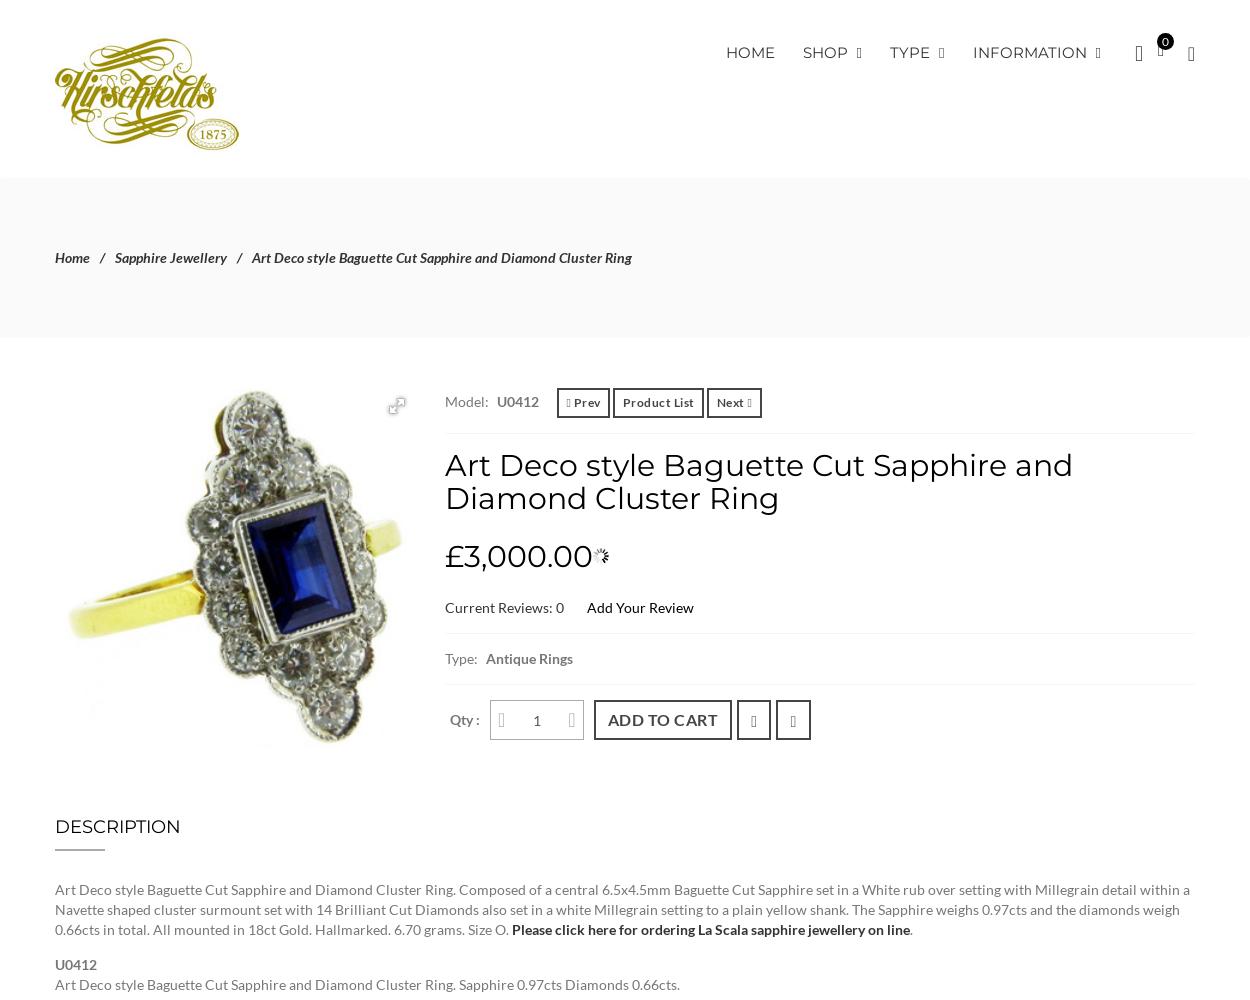 The image size is (1250, 1000). I want to click on 'Description', so click(117, 826).